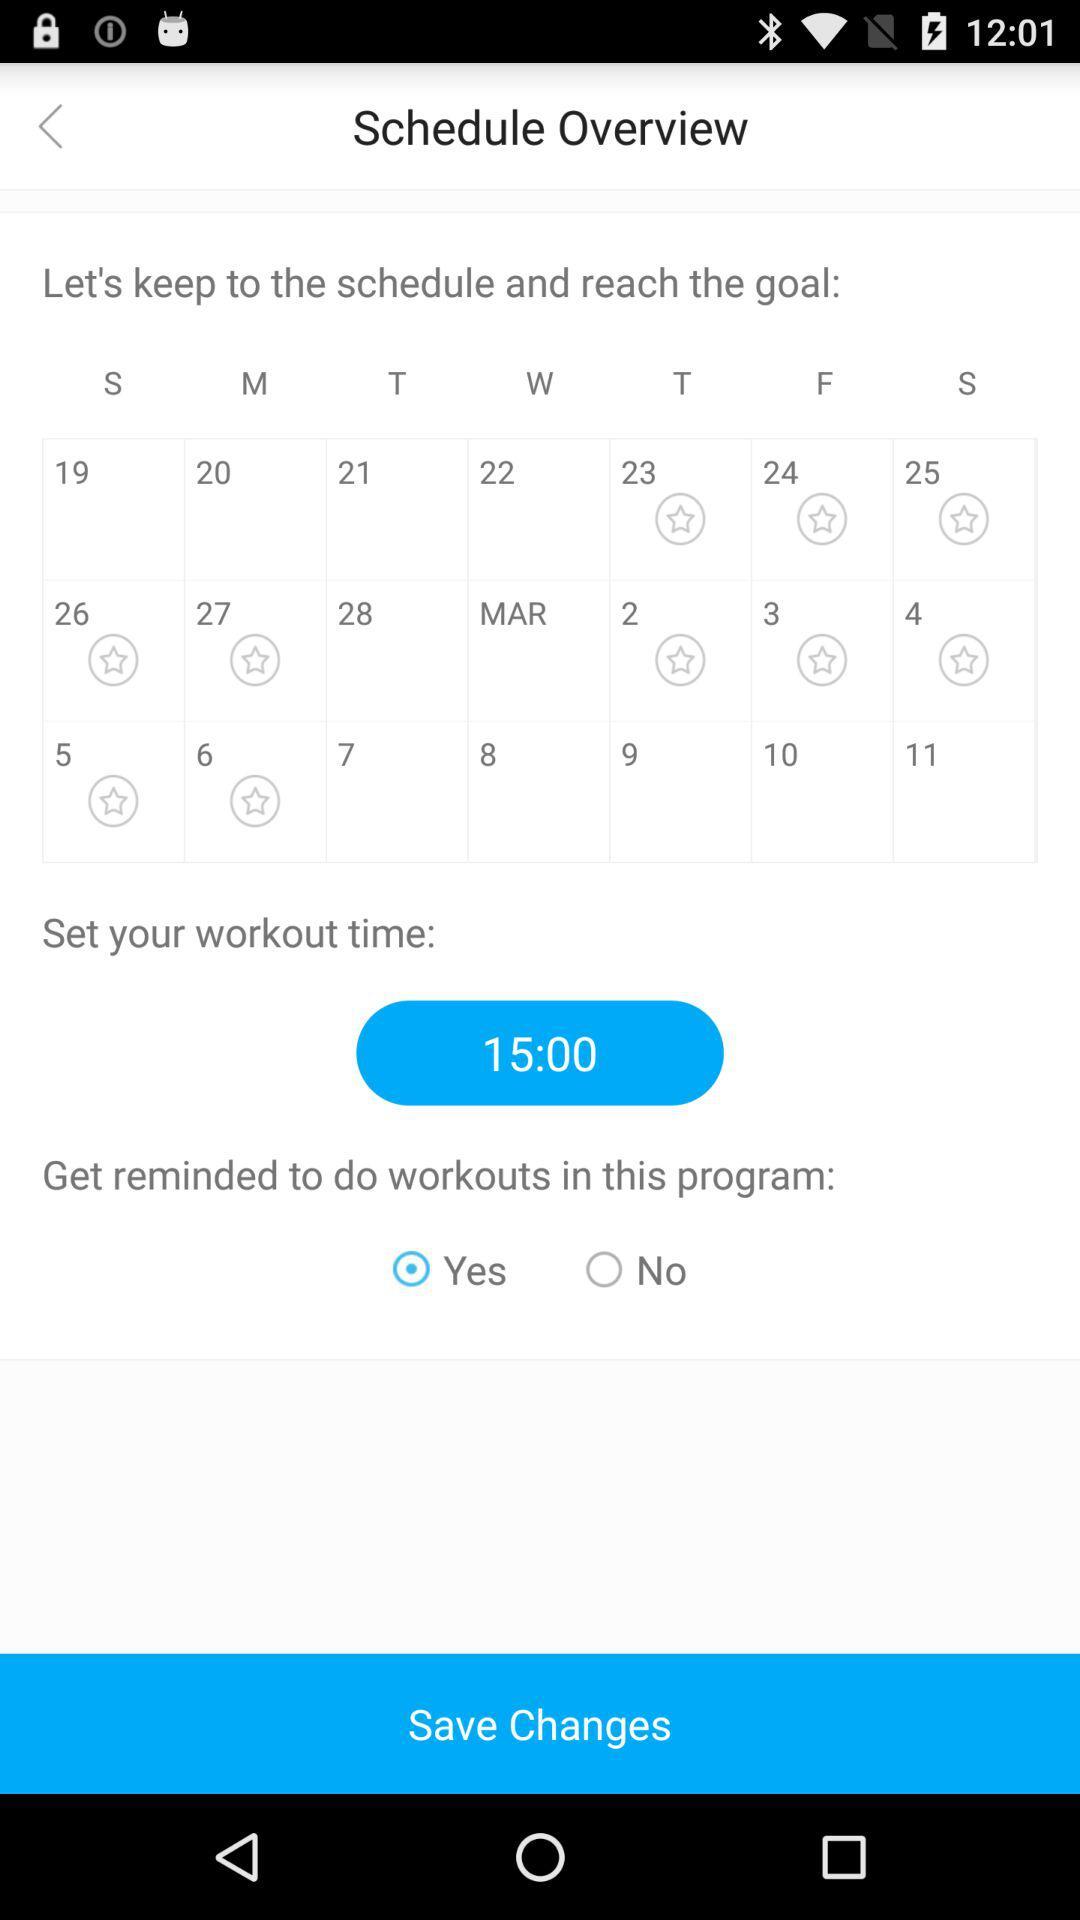 The height and width of the screenshot is (1920, 1080). What do you see at coordinates (636, 1268) in the screenshot?
I see `no` at bounding box center [636, 1268].